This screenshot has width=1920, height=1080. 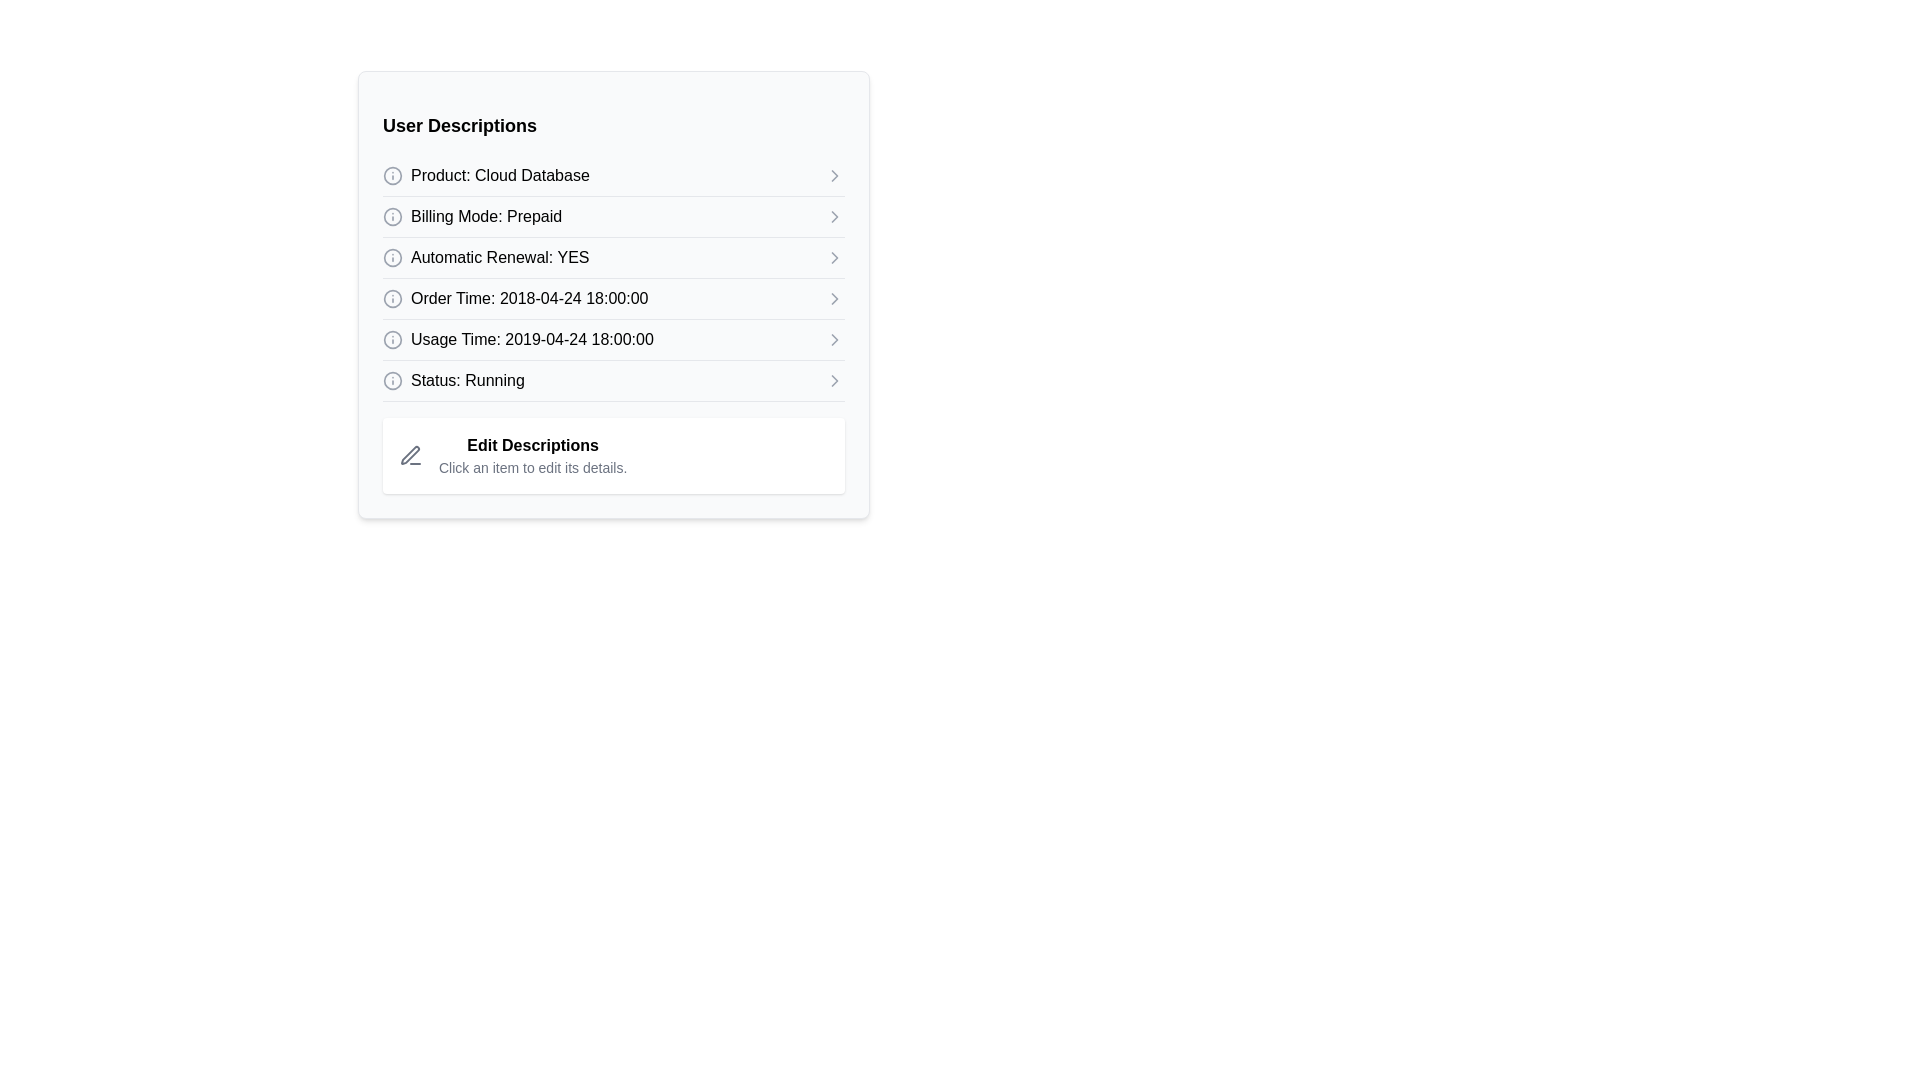 I want to click on the labeled navigation entry displaying 'Running', so click(x=613, y=381).